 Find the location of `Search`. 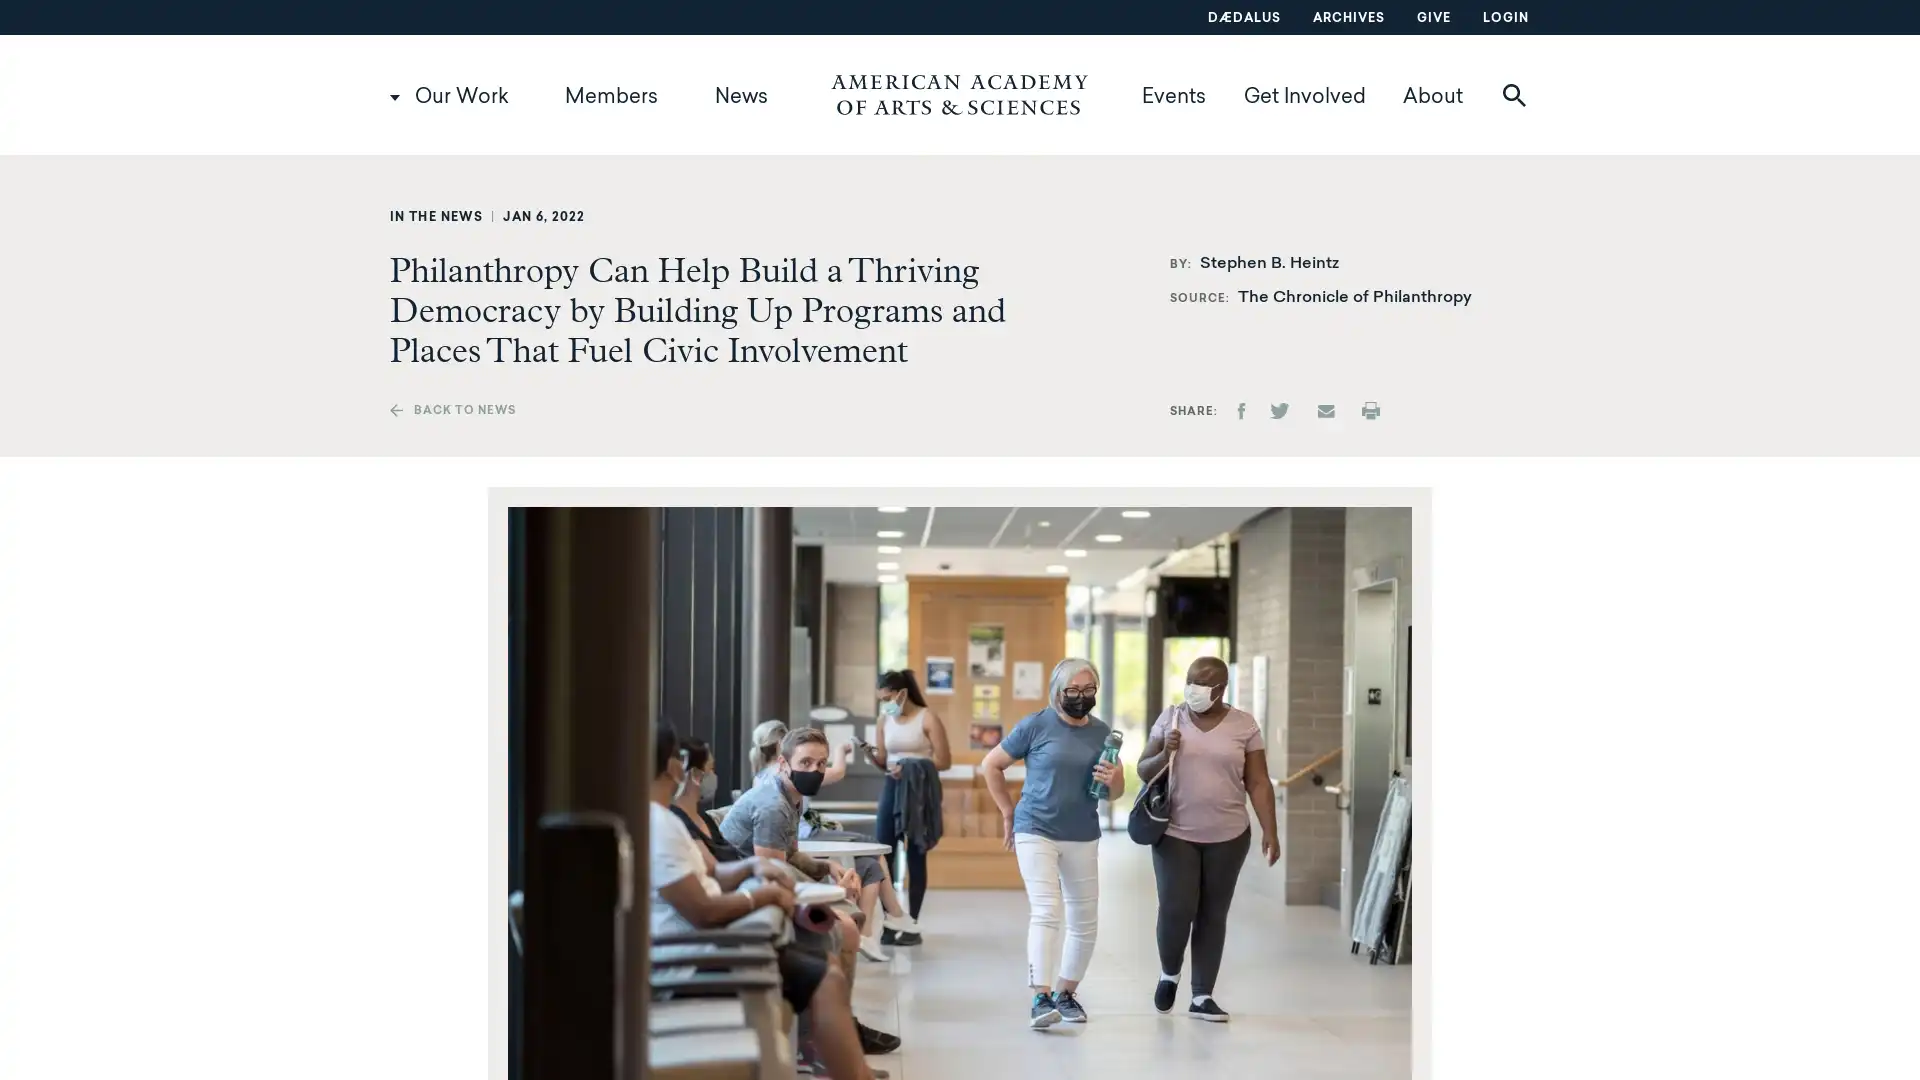

Search is located at coordinates (1573, 95).